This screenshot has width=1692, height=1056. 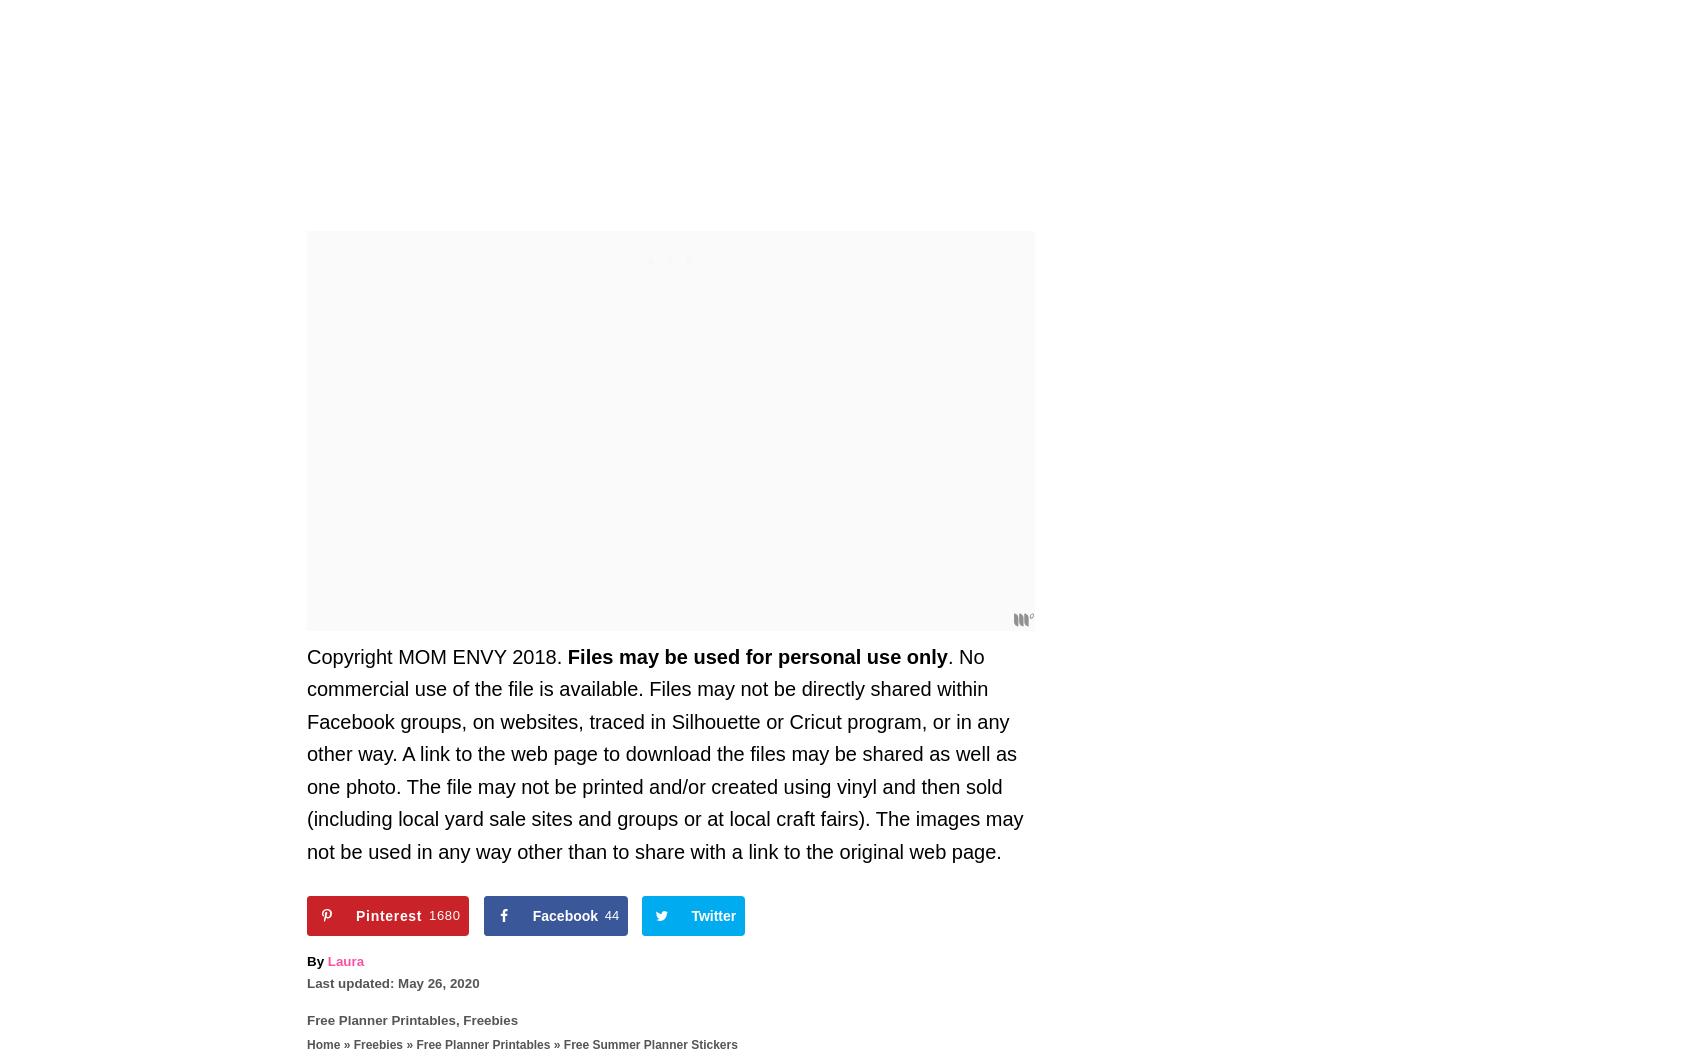 I want to click on 'Pinterest', so click(x=355, y=914).